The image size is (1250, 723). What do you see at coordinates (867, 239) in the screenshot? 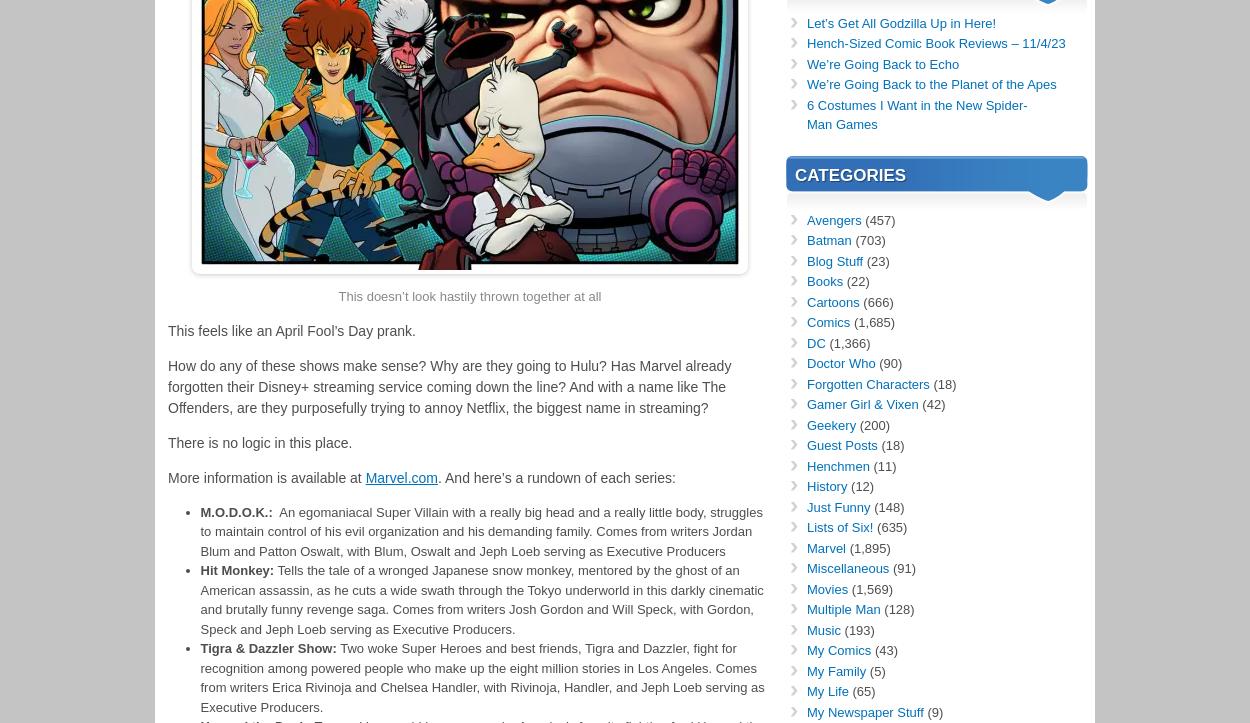
I see `'(703)'` at bounding box center [867, 239].